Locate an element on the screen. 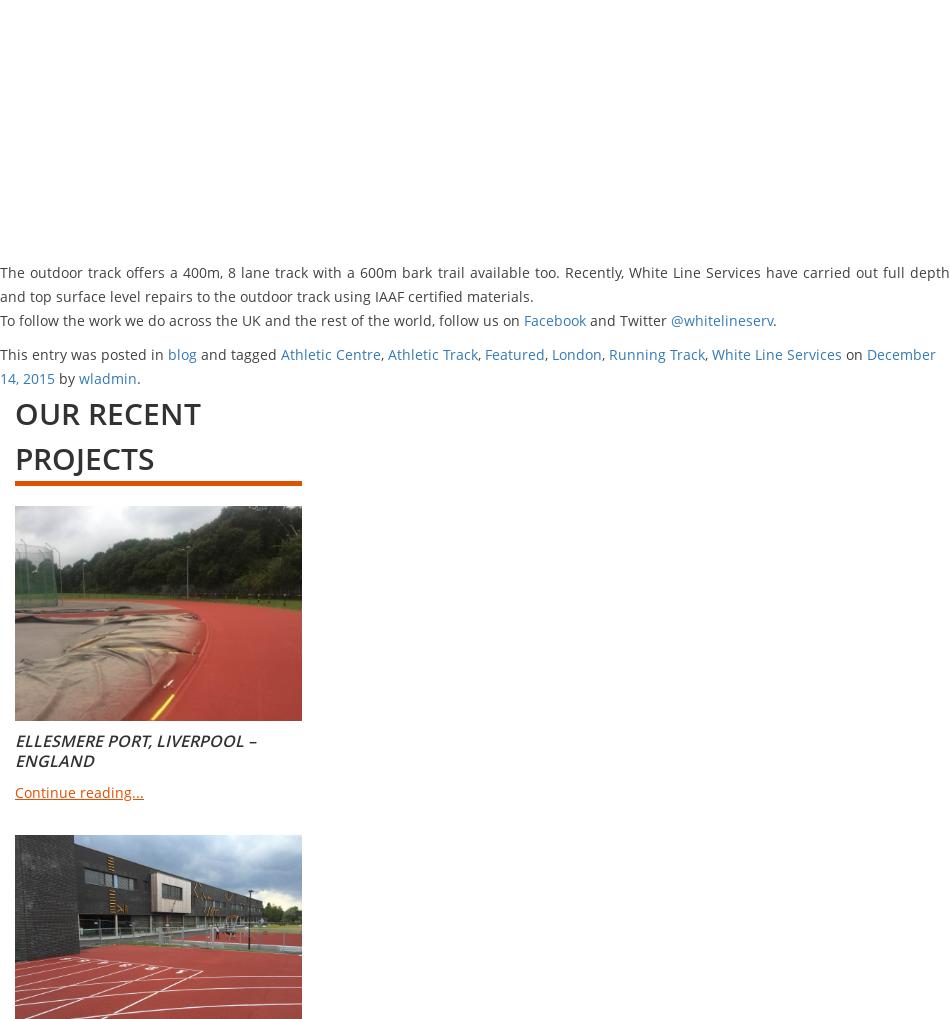  'blog' is located at coordinates (182, 354).